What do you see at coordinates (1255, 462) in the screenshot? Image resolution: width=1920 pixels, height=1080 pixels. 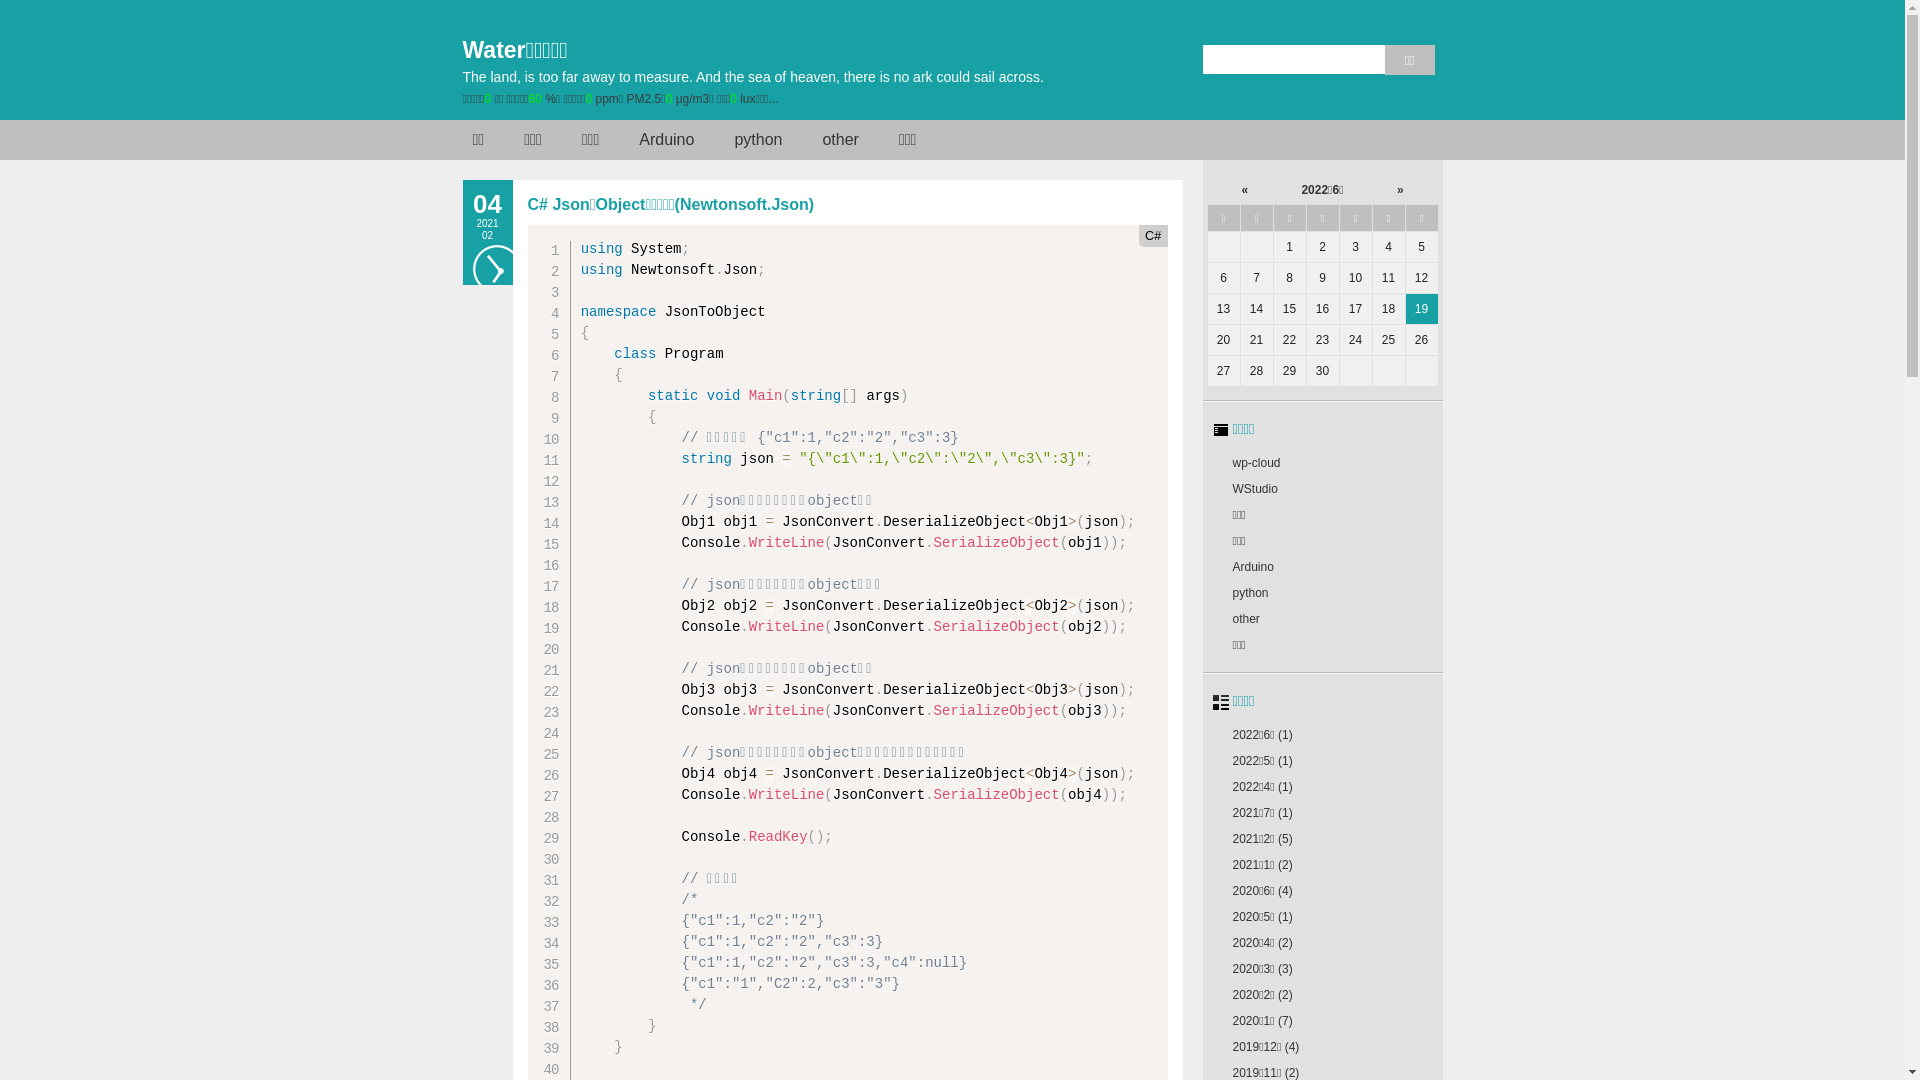 I see `'wp-cloud'` at bounding box center [1255, 462].